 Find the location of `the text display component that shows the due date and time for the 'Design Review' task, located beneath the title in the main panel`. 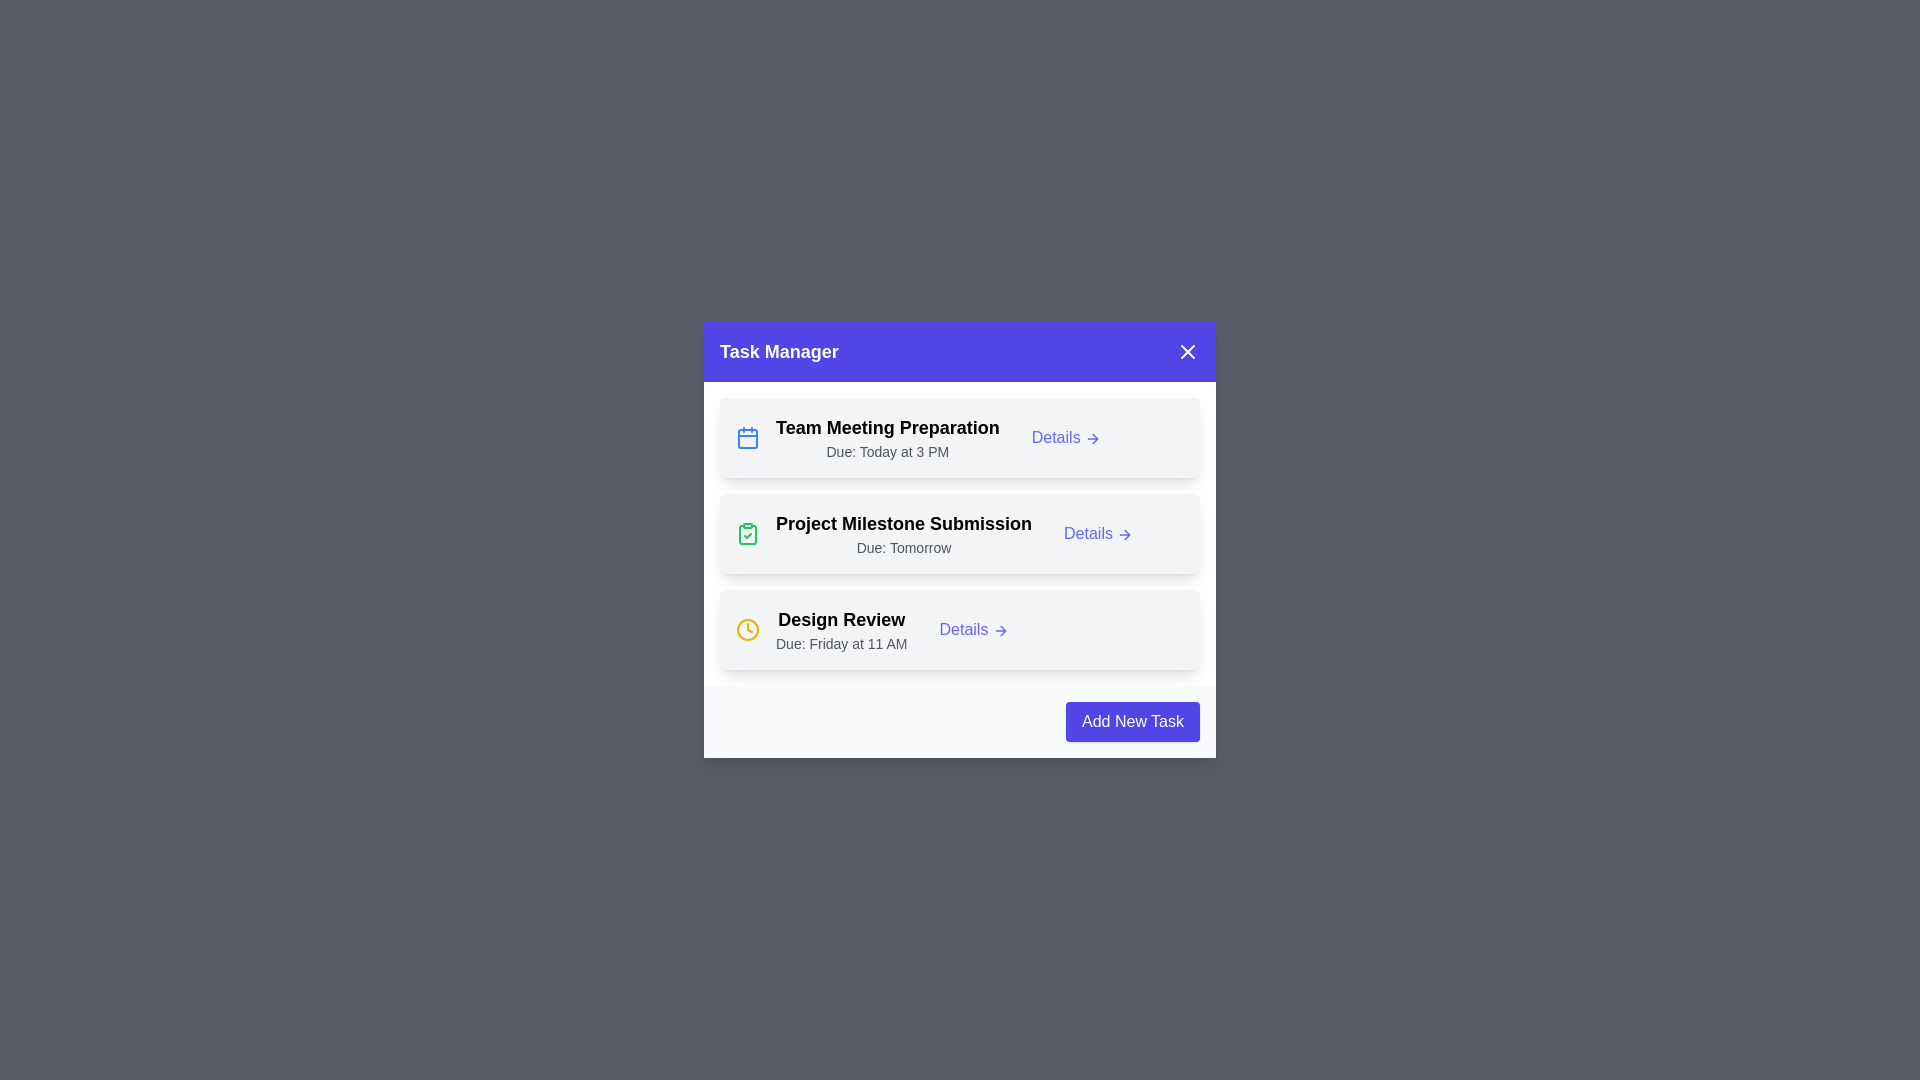

the text display component that shows the due date and time for the 'Design Review' task, located beneath the title in the main panel is located at coordinates (841, 644).